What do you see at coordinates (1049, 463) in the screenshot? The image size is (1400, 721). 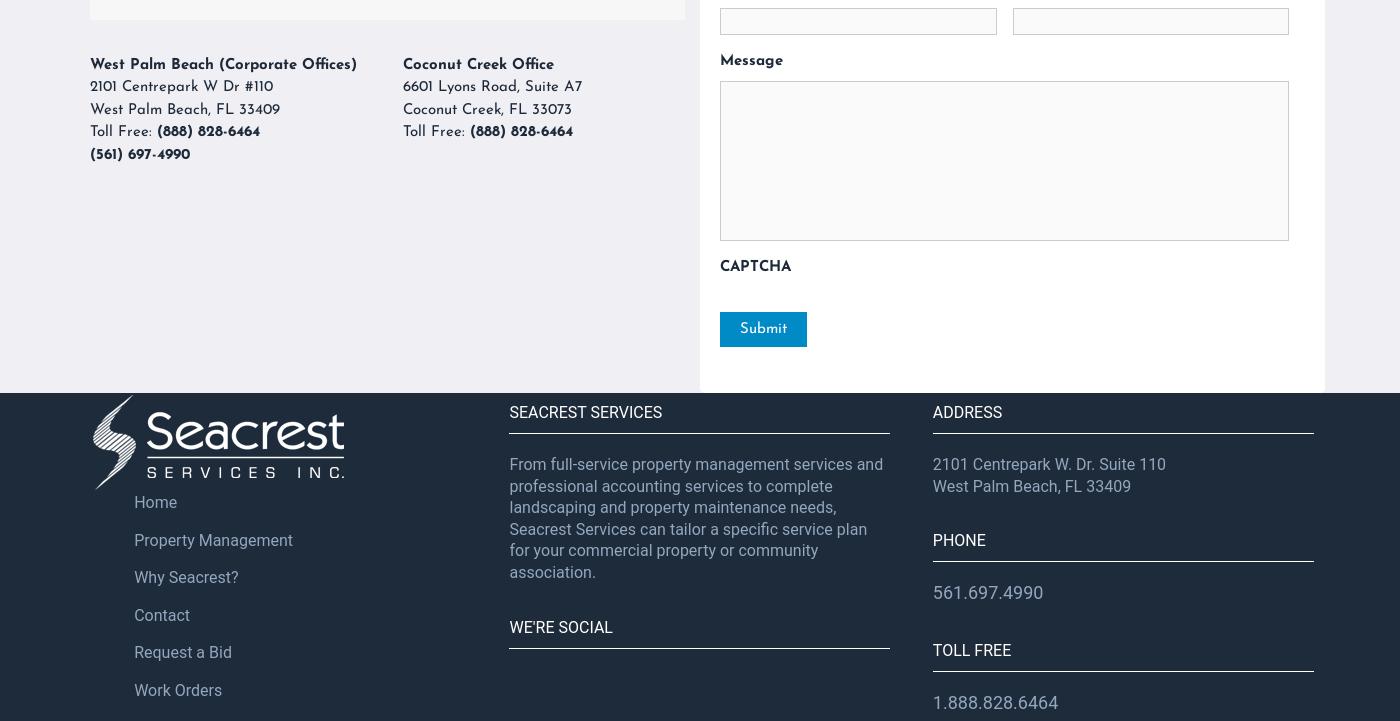 I see `'2101 Centrepark W. Dr. Suite 110'` at bounding box center [1049, 463].